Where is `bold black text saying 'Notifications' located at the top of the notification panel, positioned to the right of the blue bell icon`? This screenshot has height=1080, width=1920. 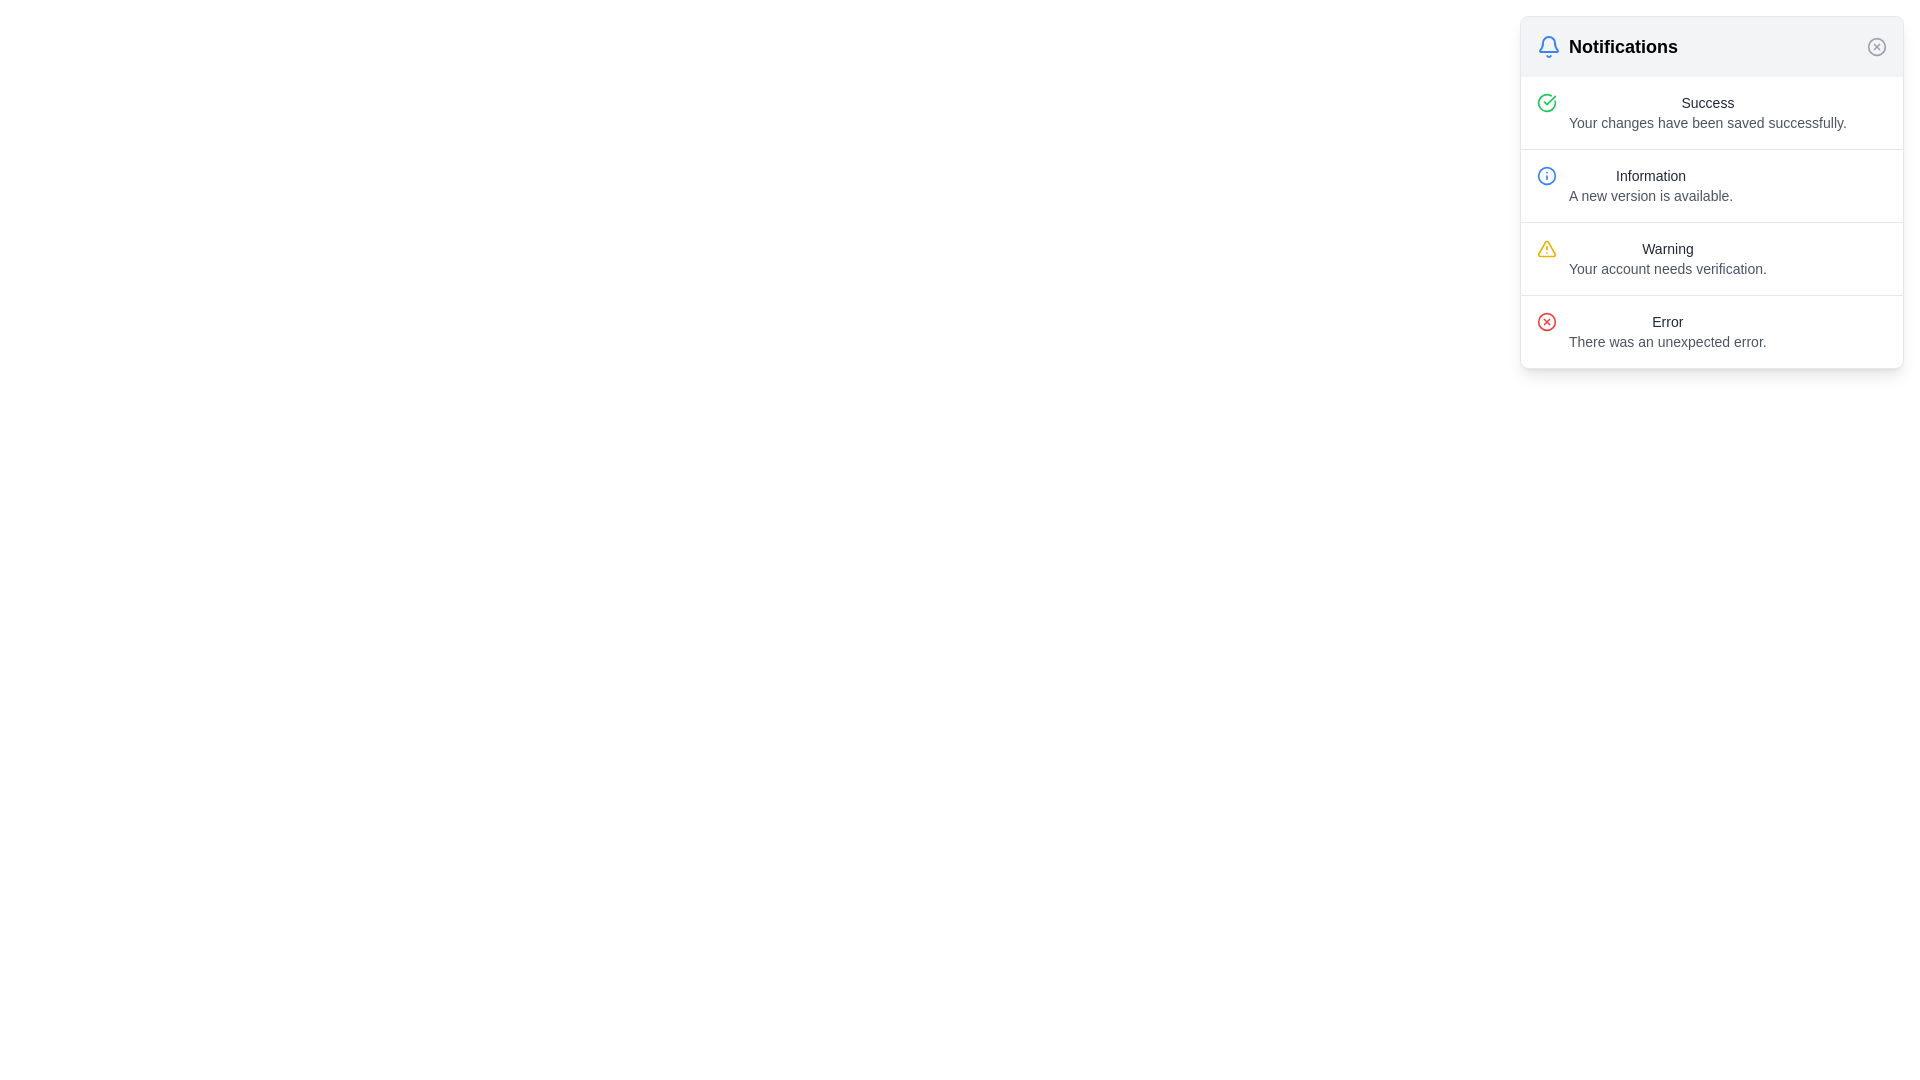 bold black text saying 'Notifications' located at the top of the notification panel, positioned to the right of the blue bell icon is located at coordinates (1623, 45).